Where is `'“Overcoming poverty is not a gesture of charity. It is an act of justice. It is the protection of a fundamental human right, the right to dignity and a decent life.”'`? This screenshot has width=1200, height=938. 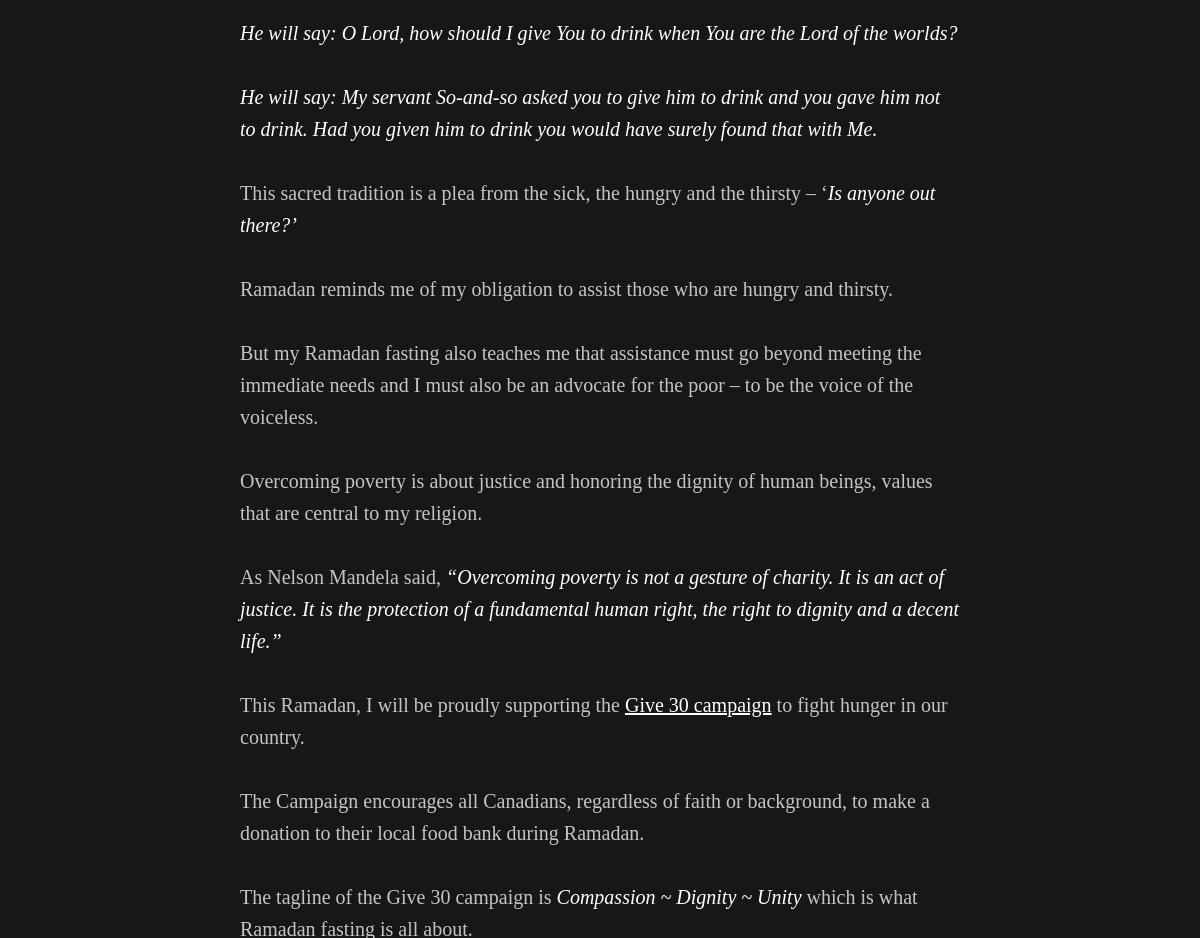 '“Overcoming poverty is not a gesture of charity. It is an act of justice. It is the protection of a fundamental human right, the right to dignity and a decent life.”' is located at coordinates (598, 609).